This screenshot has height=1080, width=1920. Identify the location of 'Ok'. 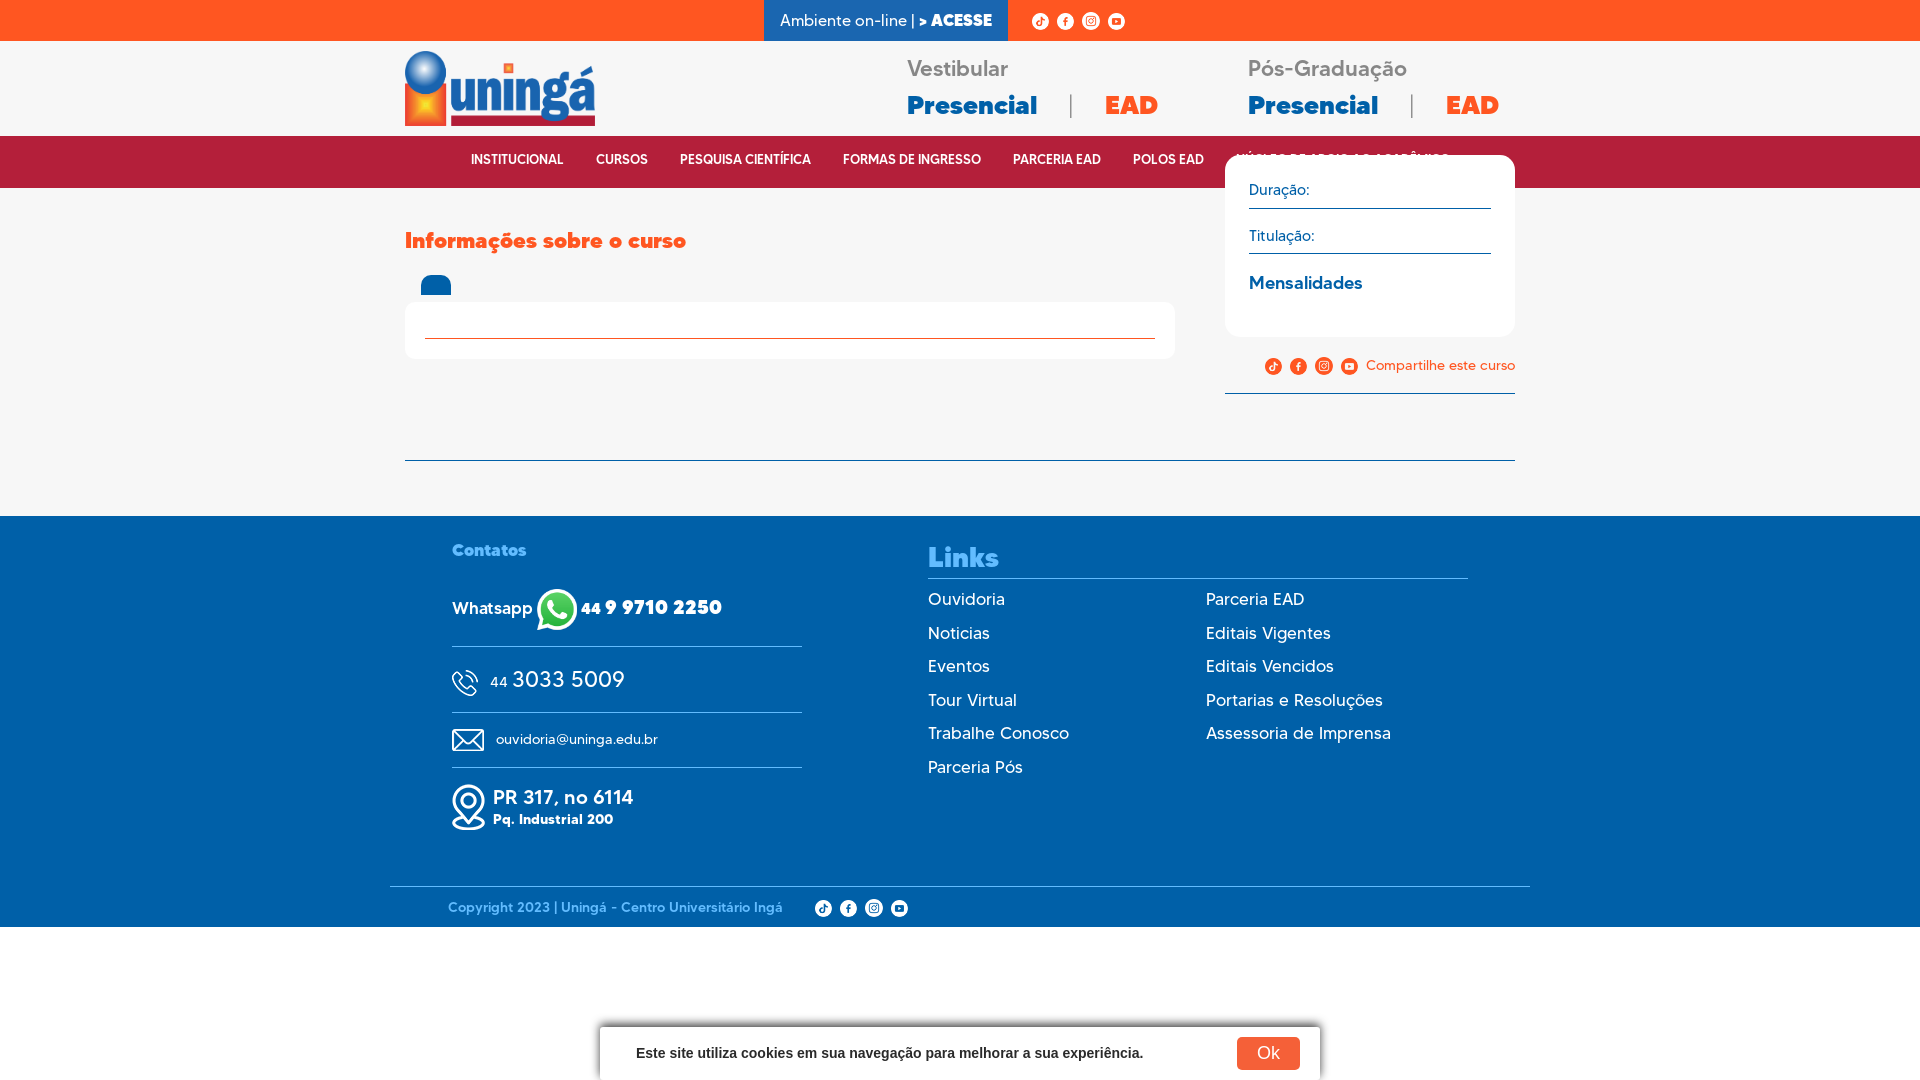
(1236, 1052).